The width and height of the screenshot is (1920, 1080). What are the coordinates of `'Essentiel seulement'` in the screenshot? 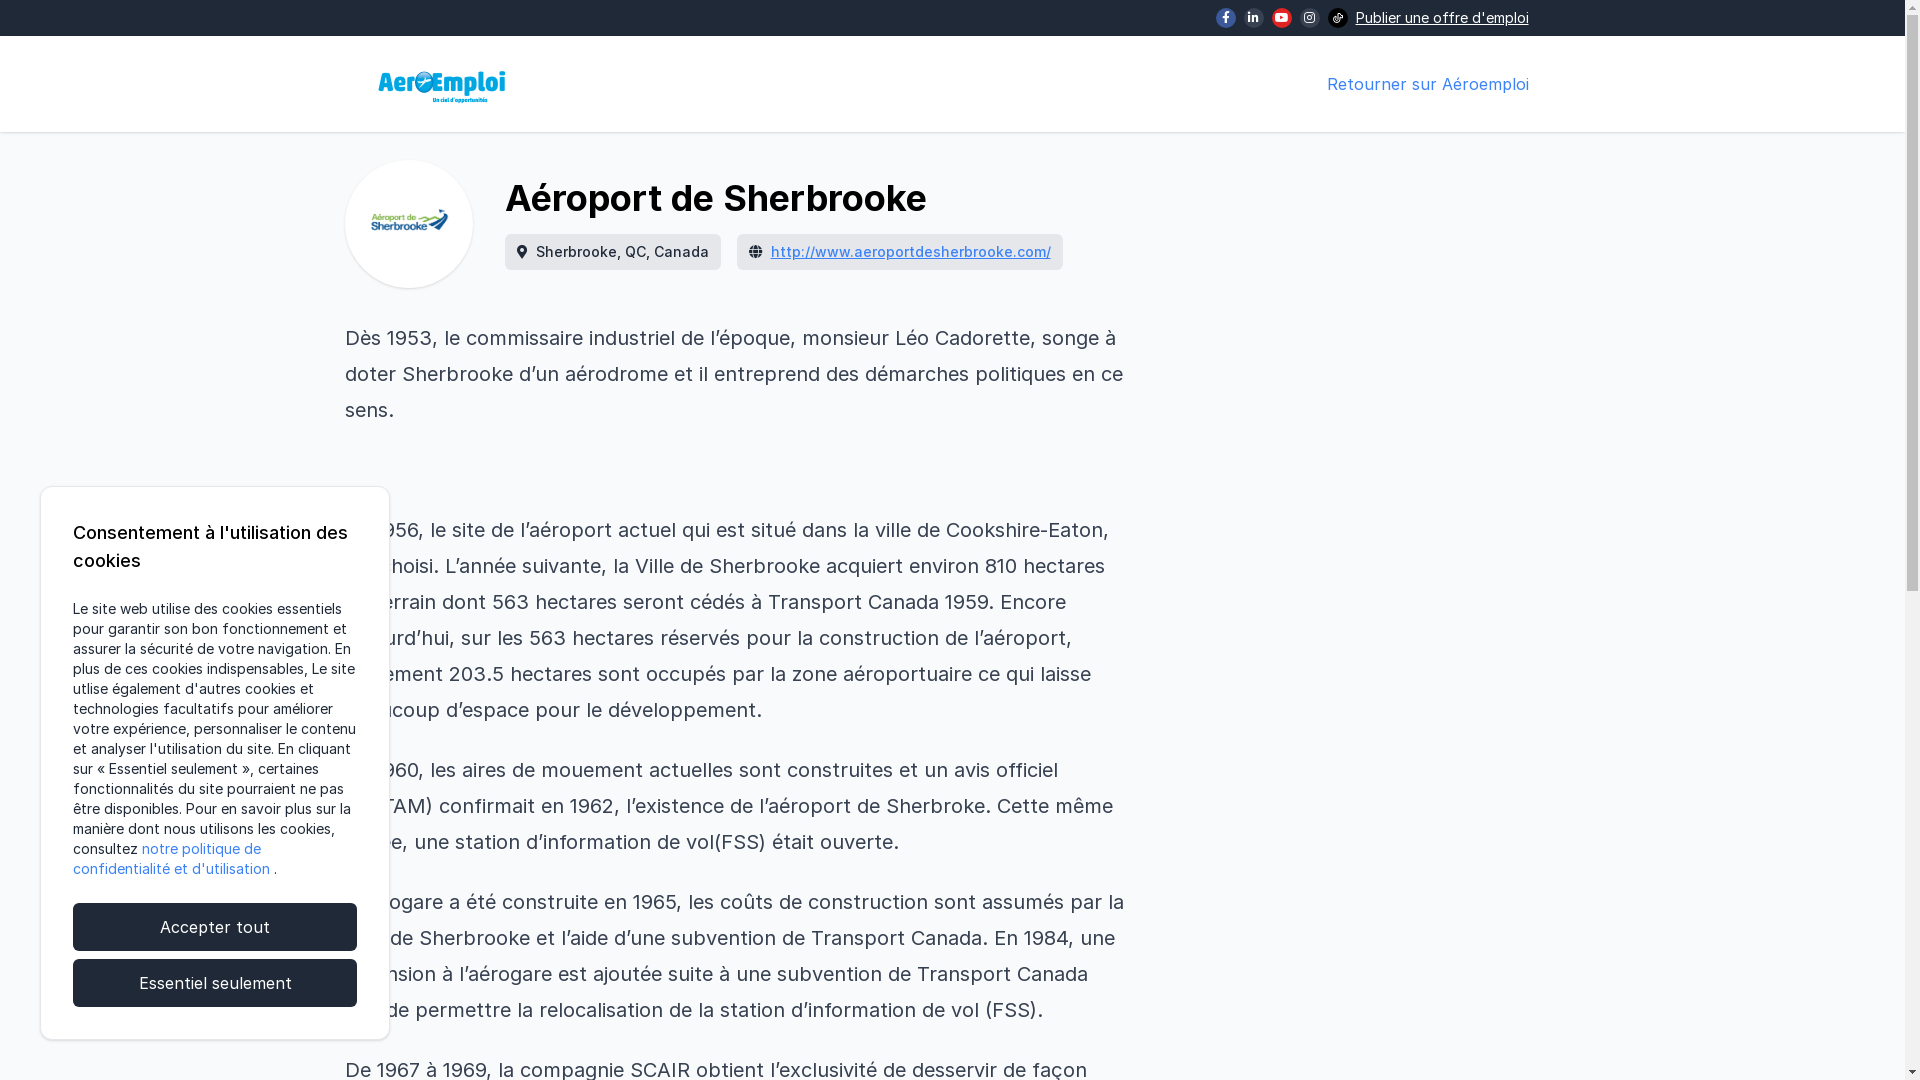 It's located at (215, 982).